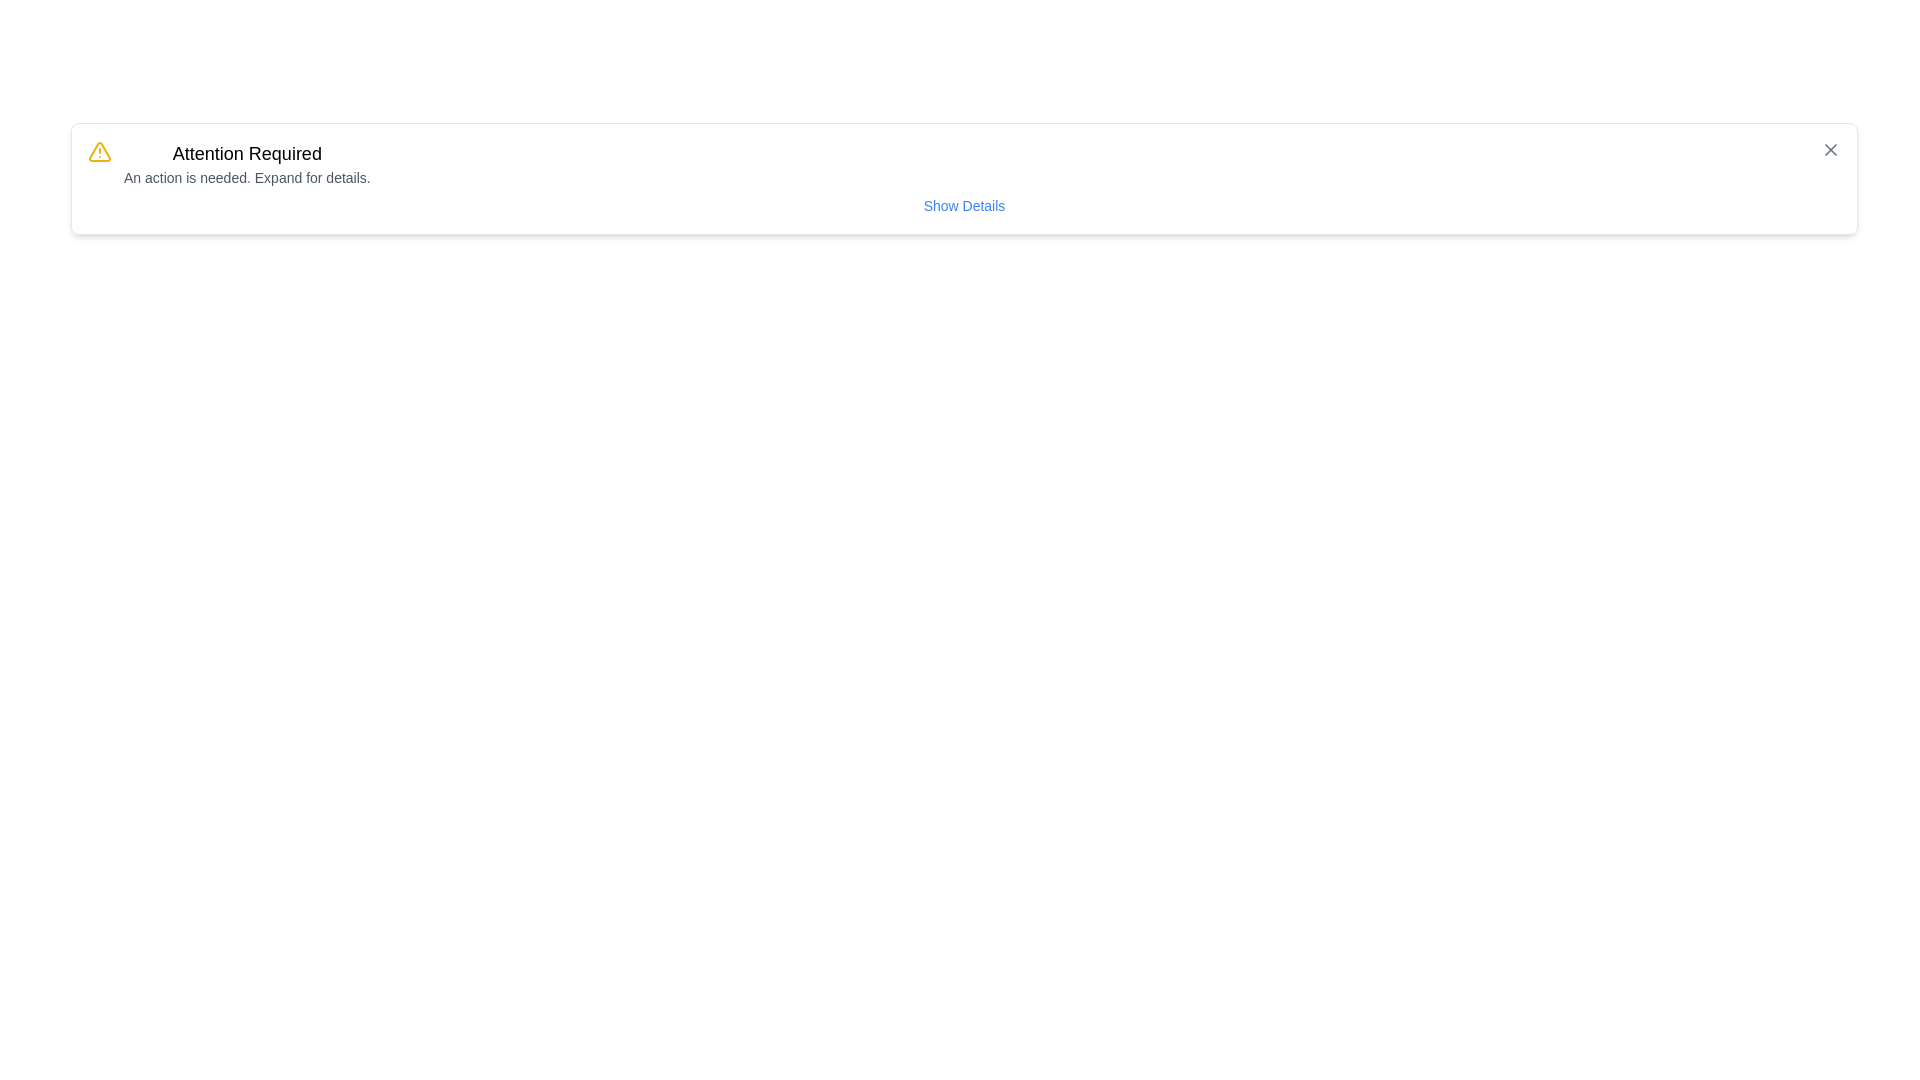 The image size is (1920, 1080). Describe the element at coordinates (99, 150) in the screenshot. I see `the alert icon to interact with it` at that location.